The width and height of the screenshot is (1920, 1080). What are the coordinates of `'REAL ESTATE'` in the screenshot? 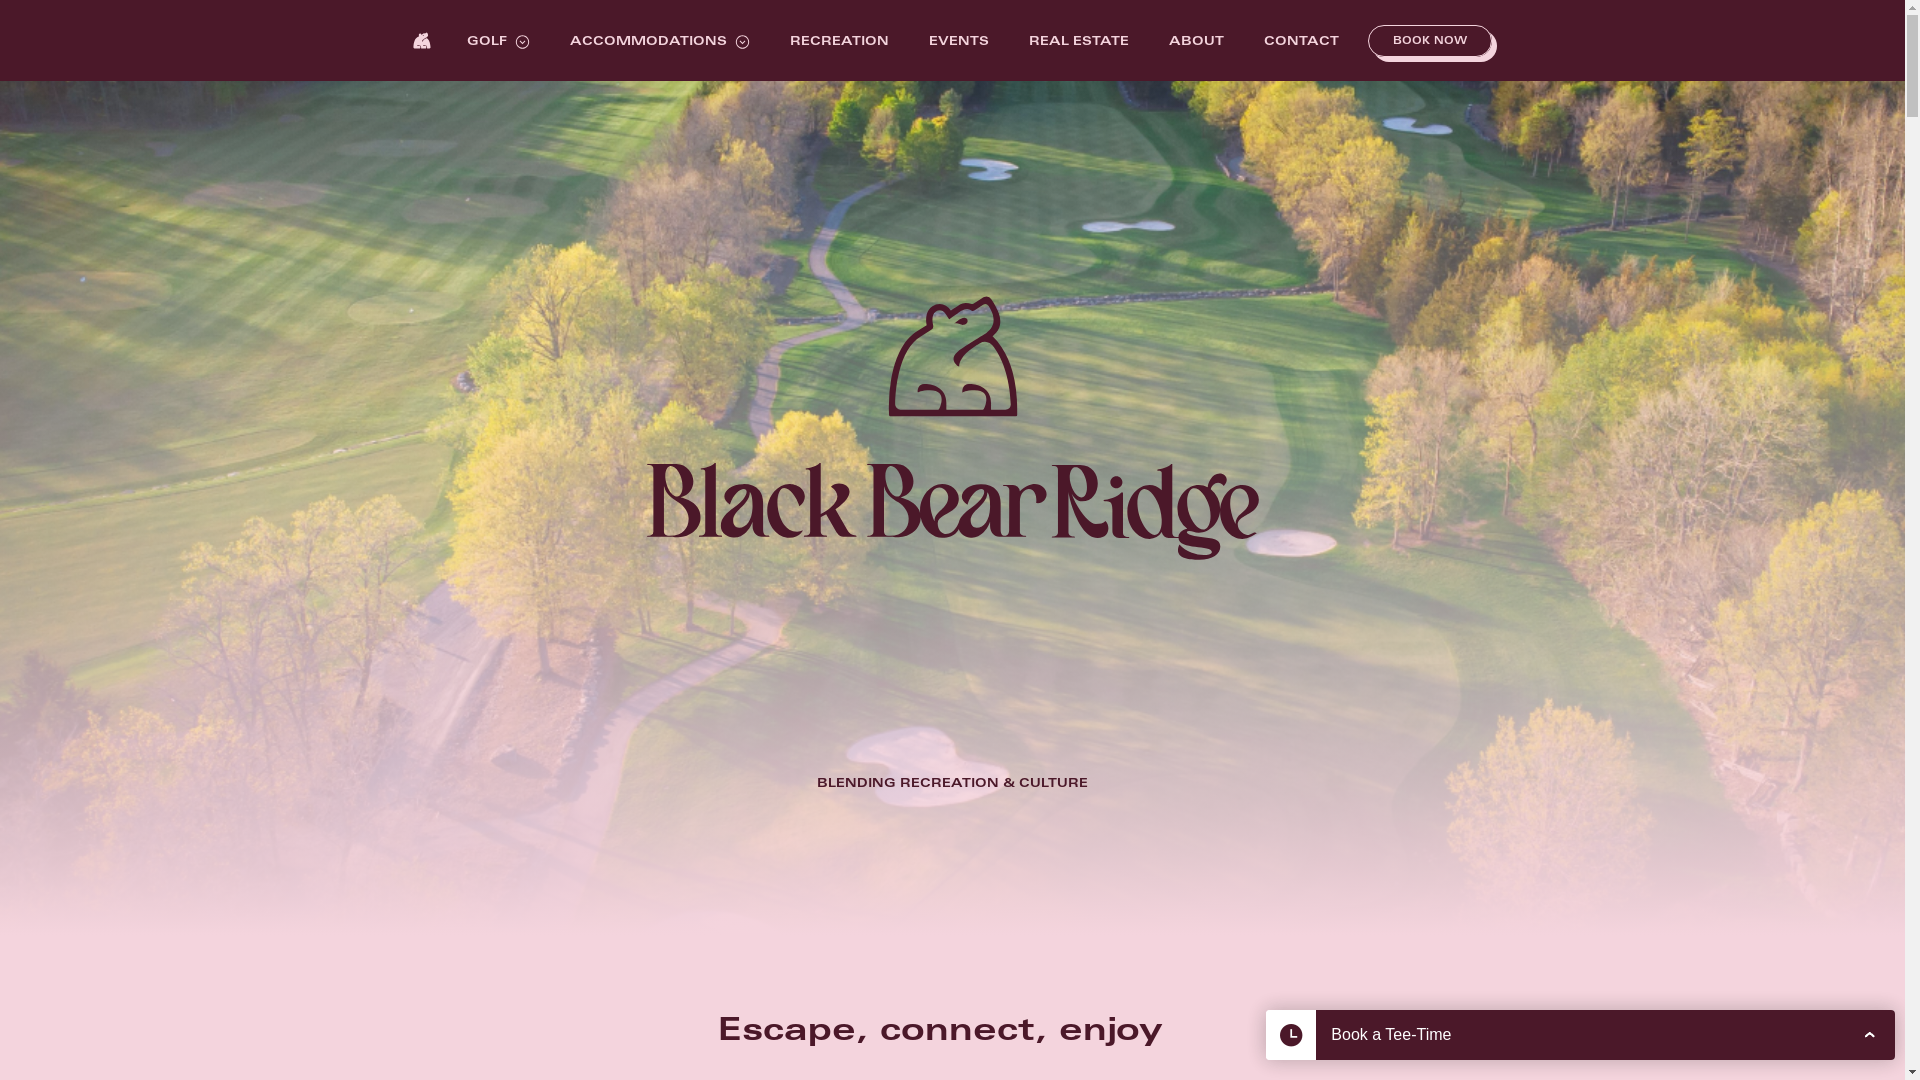 It's located at (1078, 42).